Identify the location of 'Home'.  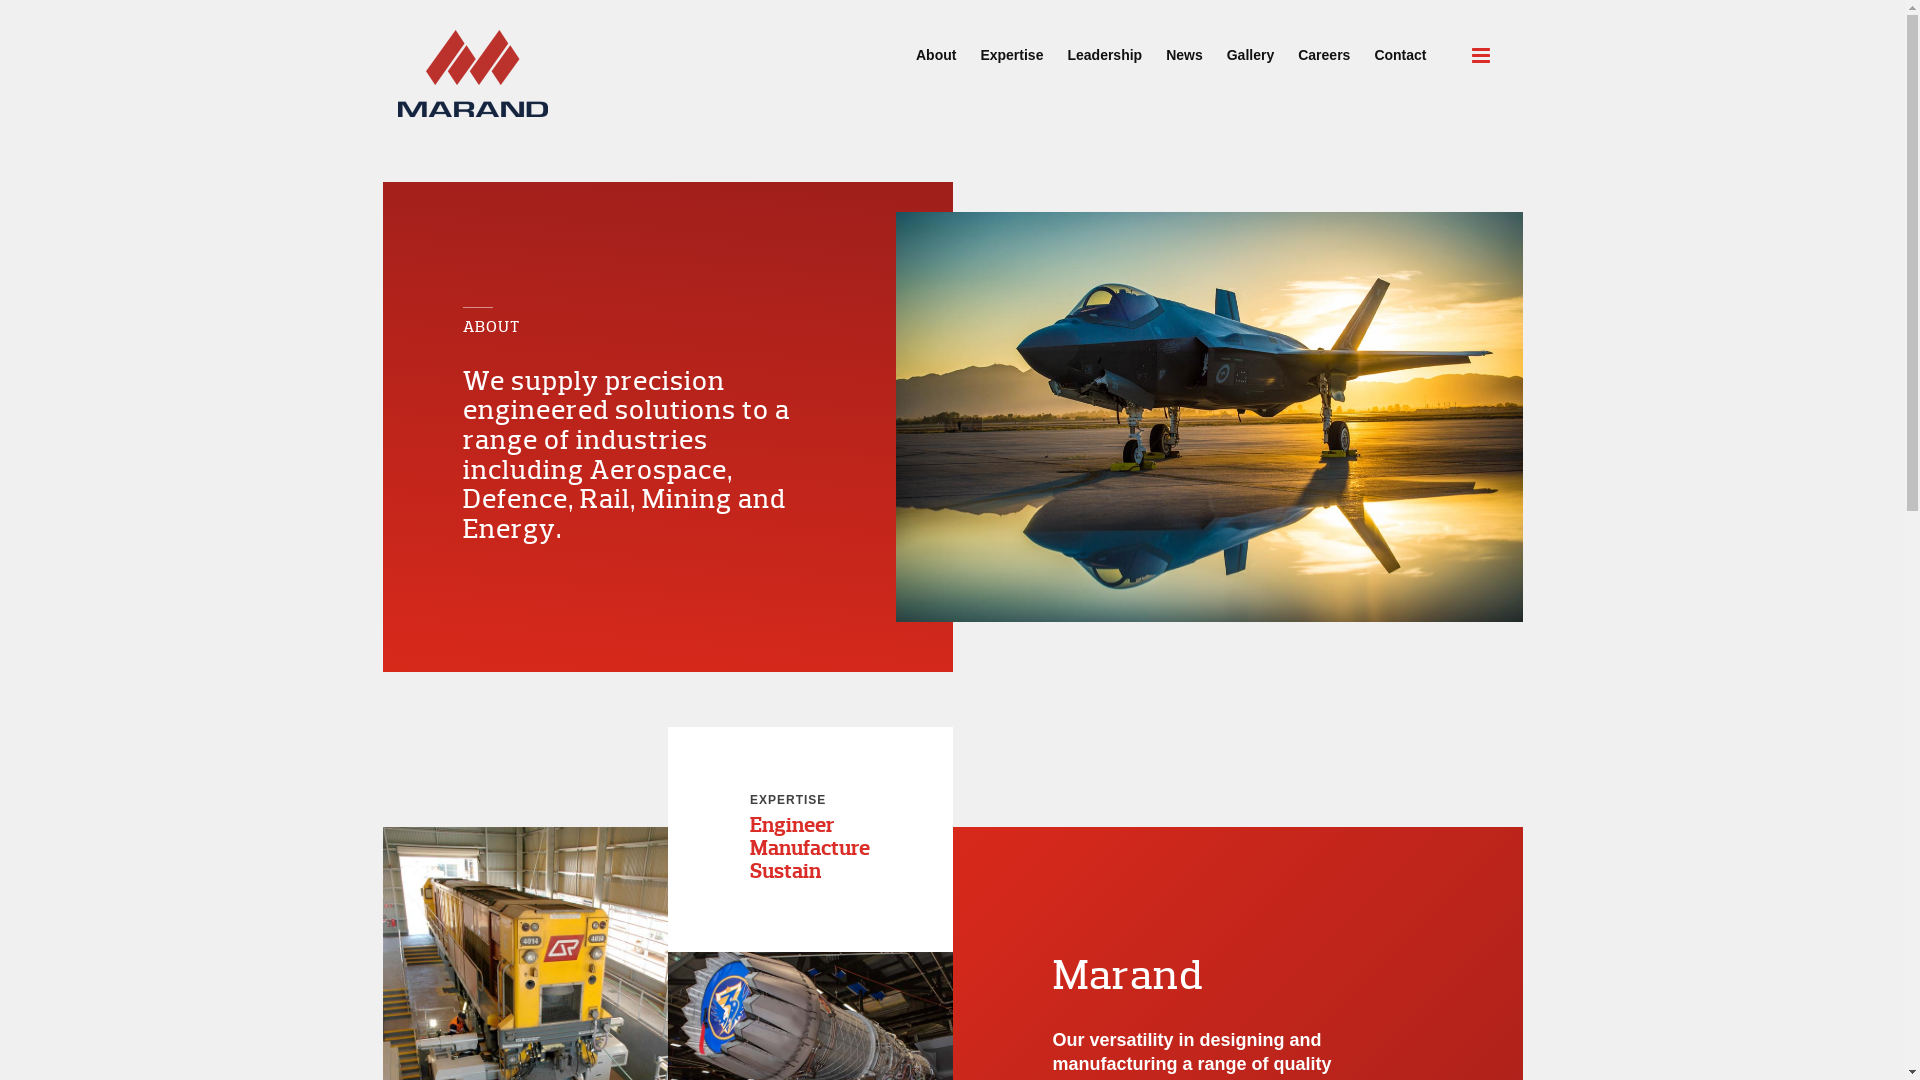
(472, 72).